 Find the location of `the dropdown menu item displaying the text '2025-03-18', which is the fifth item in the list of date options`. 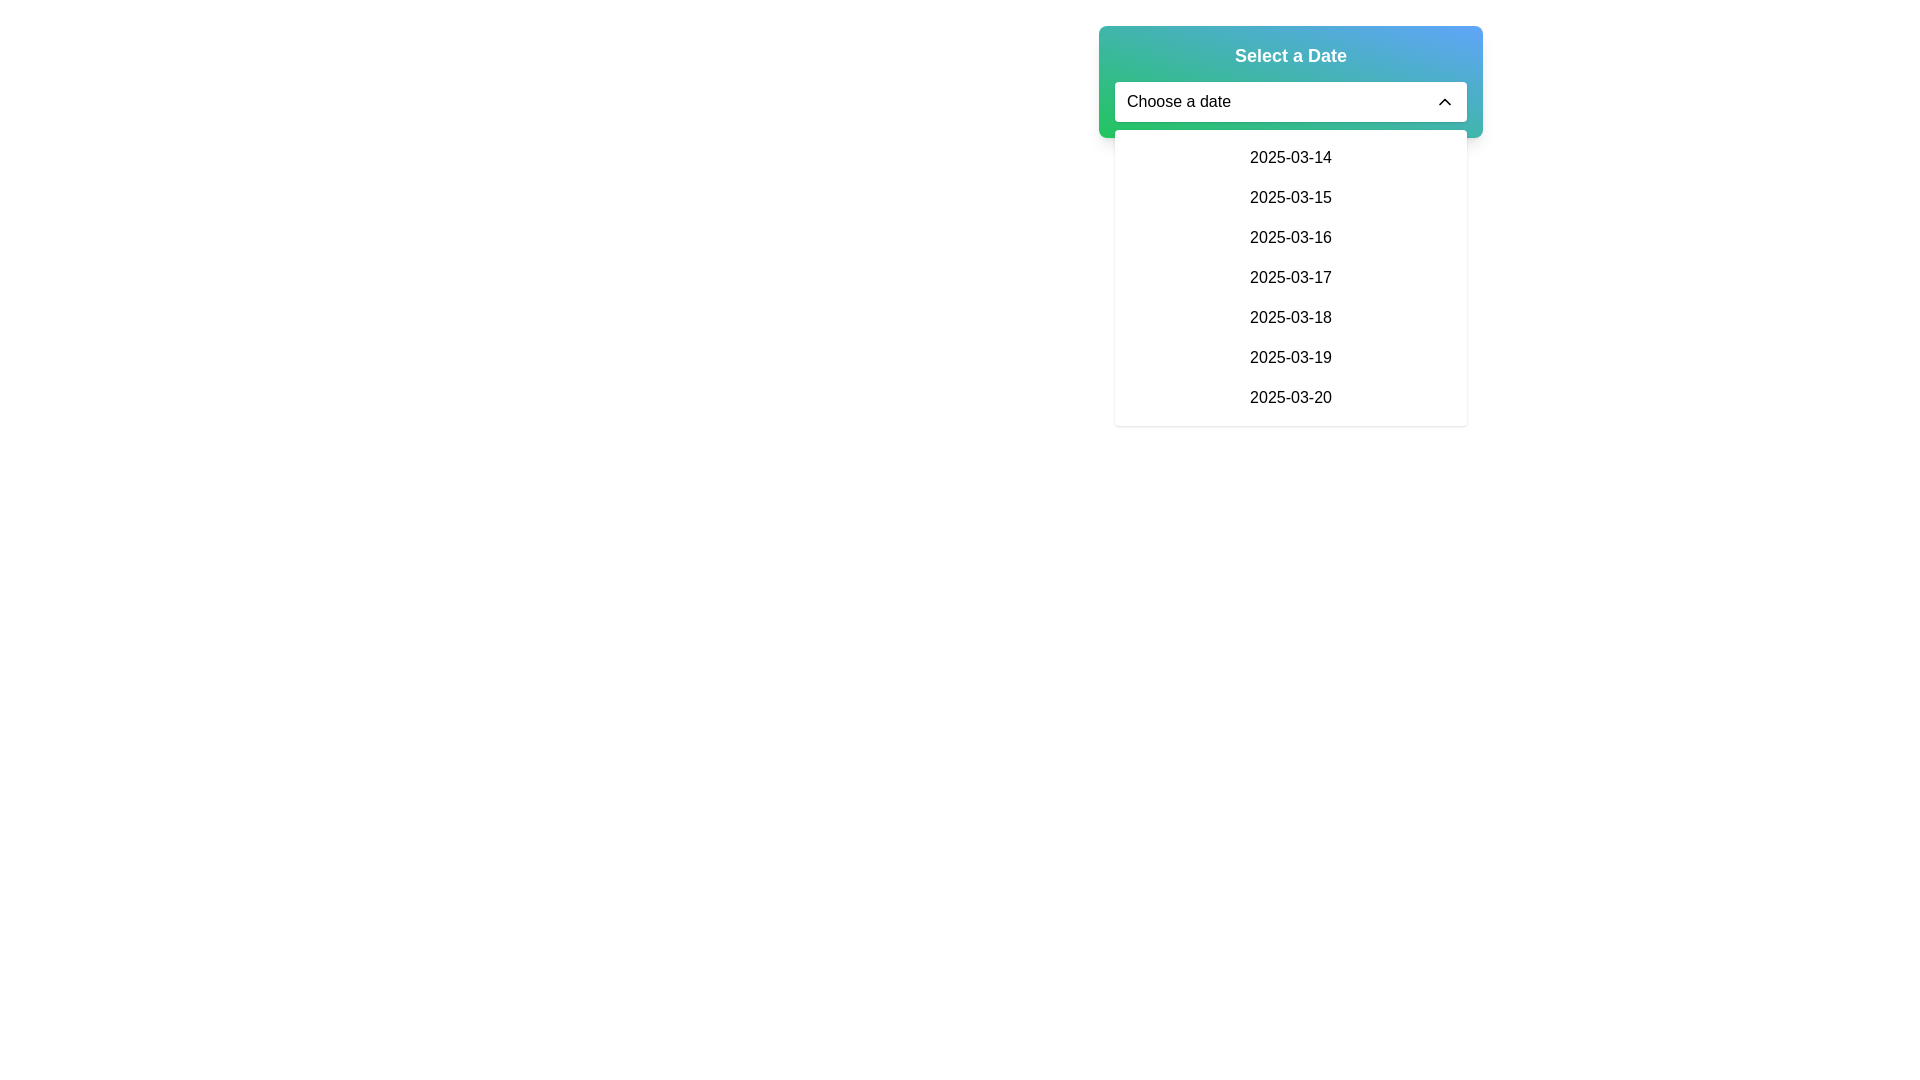

the dropdown menu item displaying the text '2025-03-18', which is the fifth item in the list of date options is located at coordinates (1291, 316).